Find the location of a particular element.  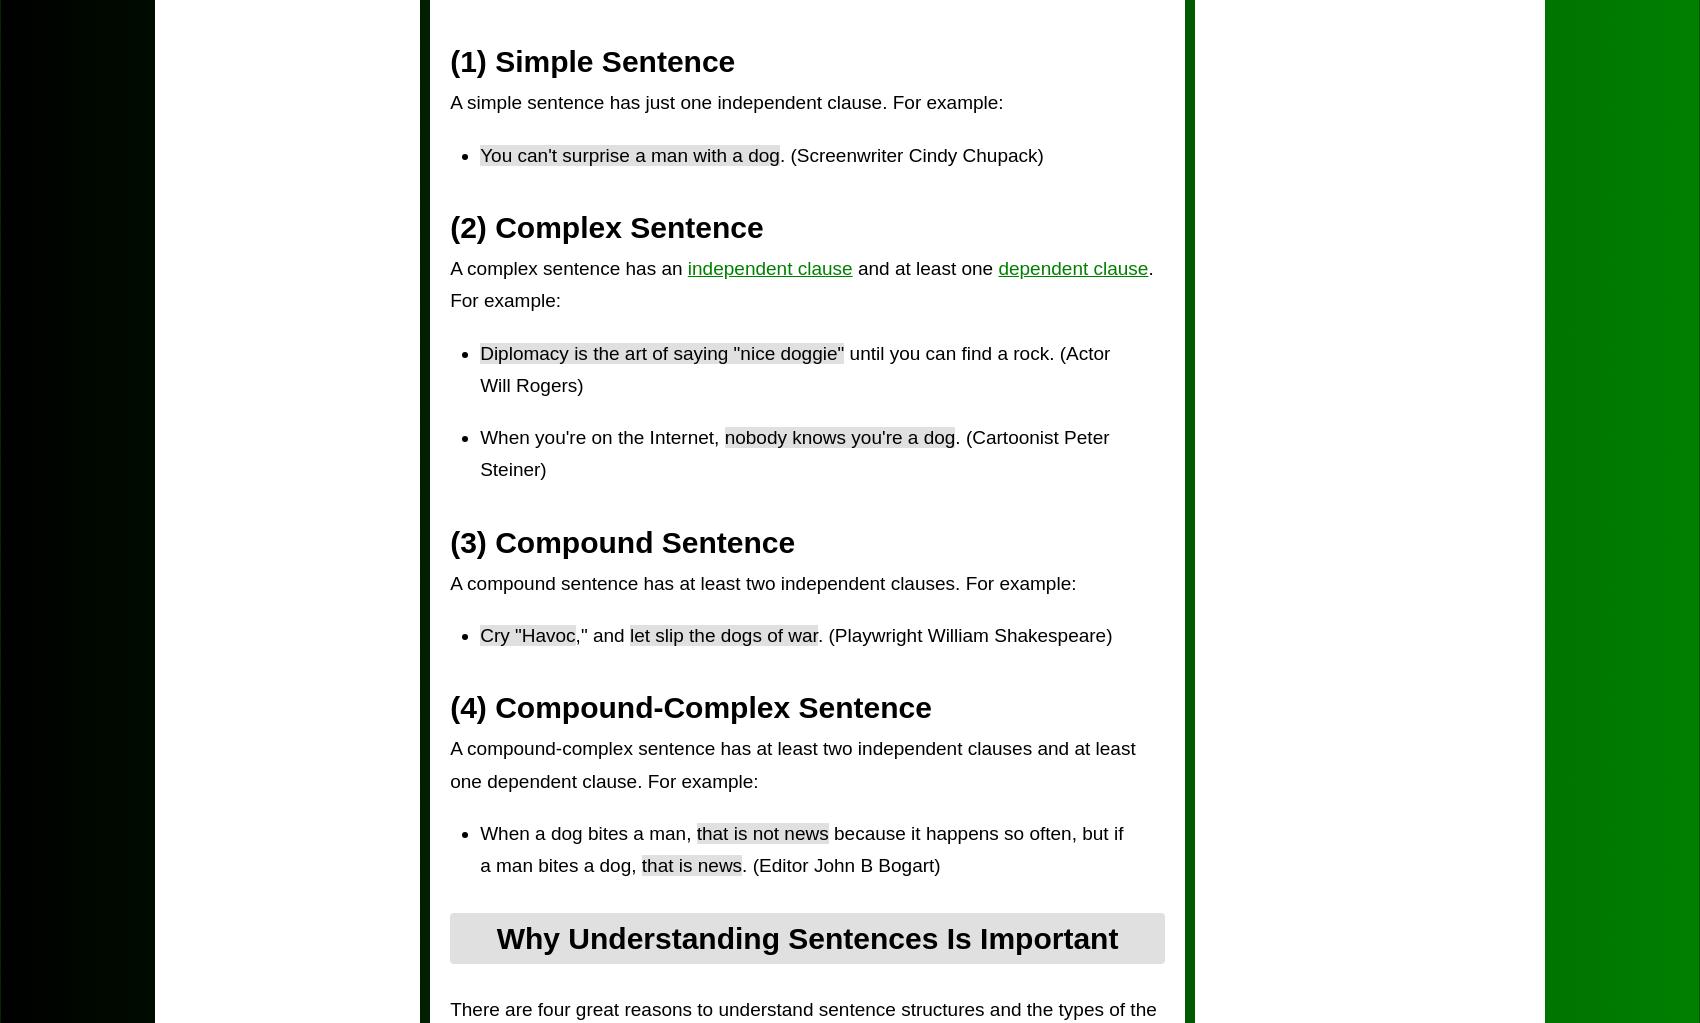

'. (Screenwriter Cindy Chupack)' is located at coordinates (911, 153).